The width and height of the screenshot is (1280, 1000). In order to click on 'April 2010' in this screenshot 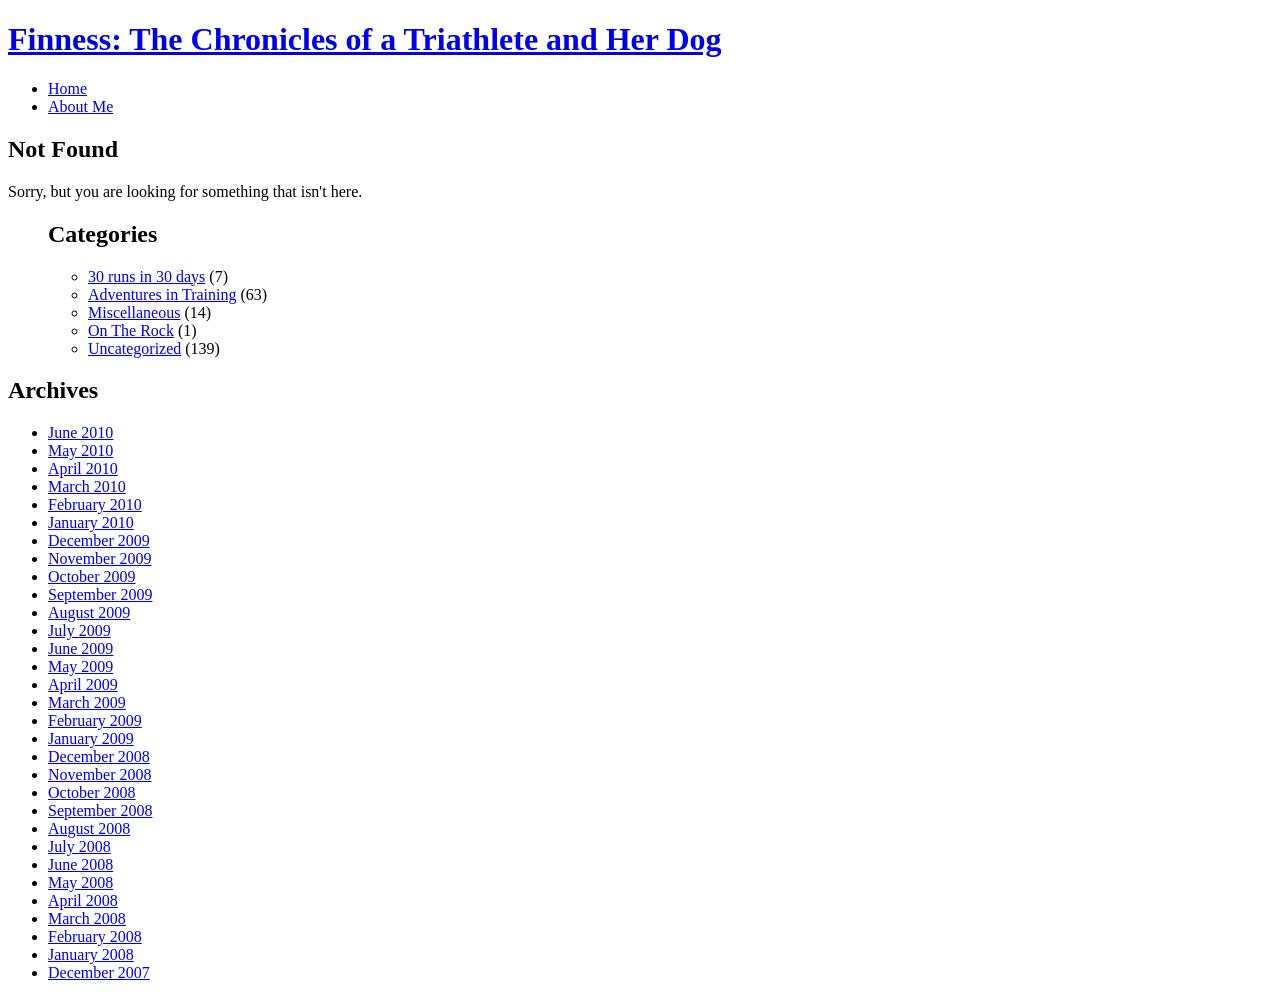, I will do `click(48, 467)`.